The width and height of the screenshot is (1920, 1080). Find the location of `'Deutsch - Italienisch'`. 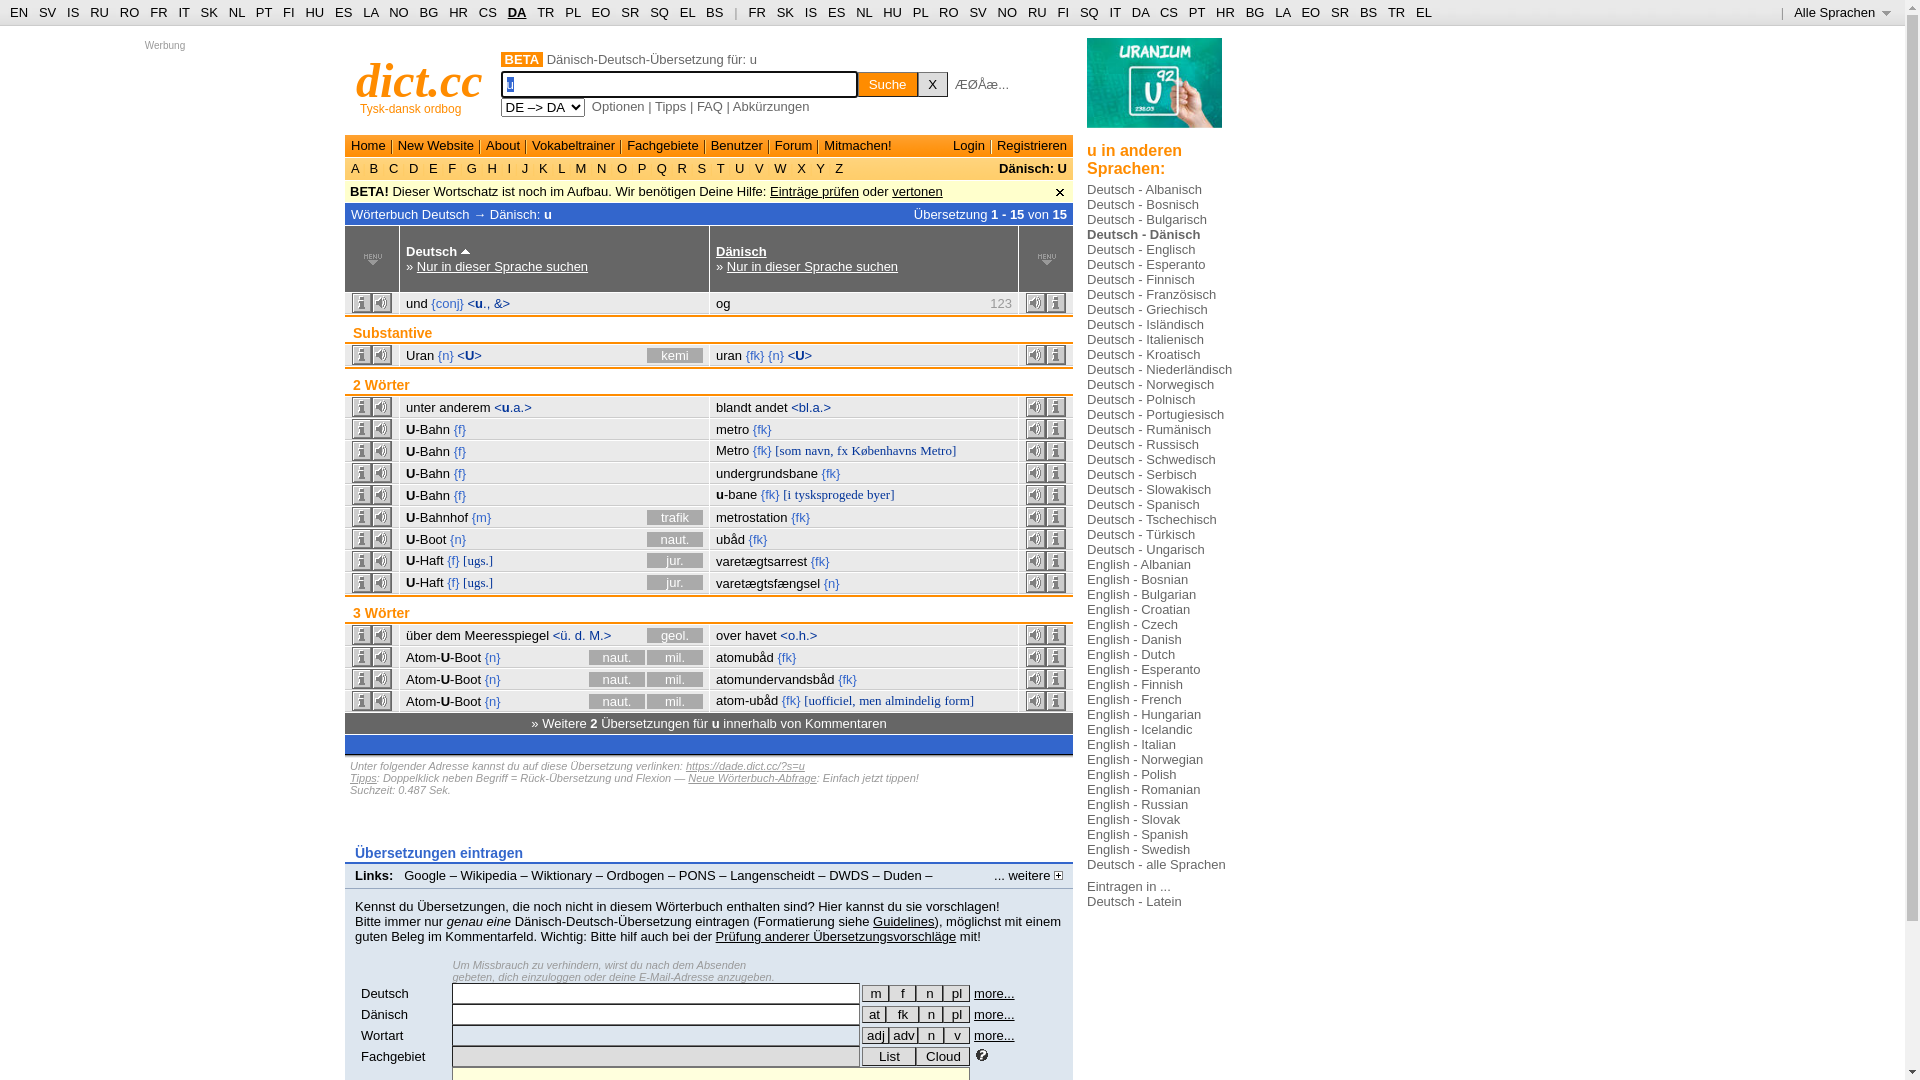

'Deutsch - Italienisch' is located at coordinates (1145, 338).